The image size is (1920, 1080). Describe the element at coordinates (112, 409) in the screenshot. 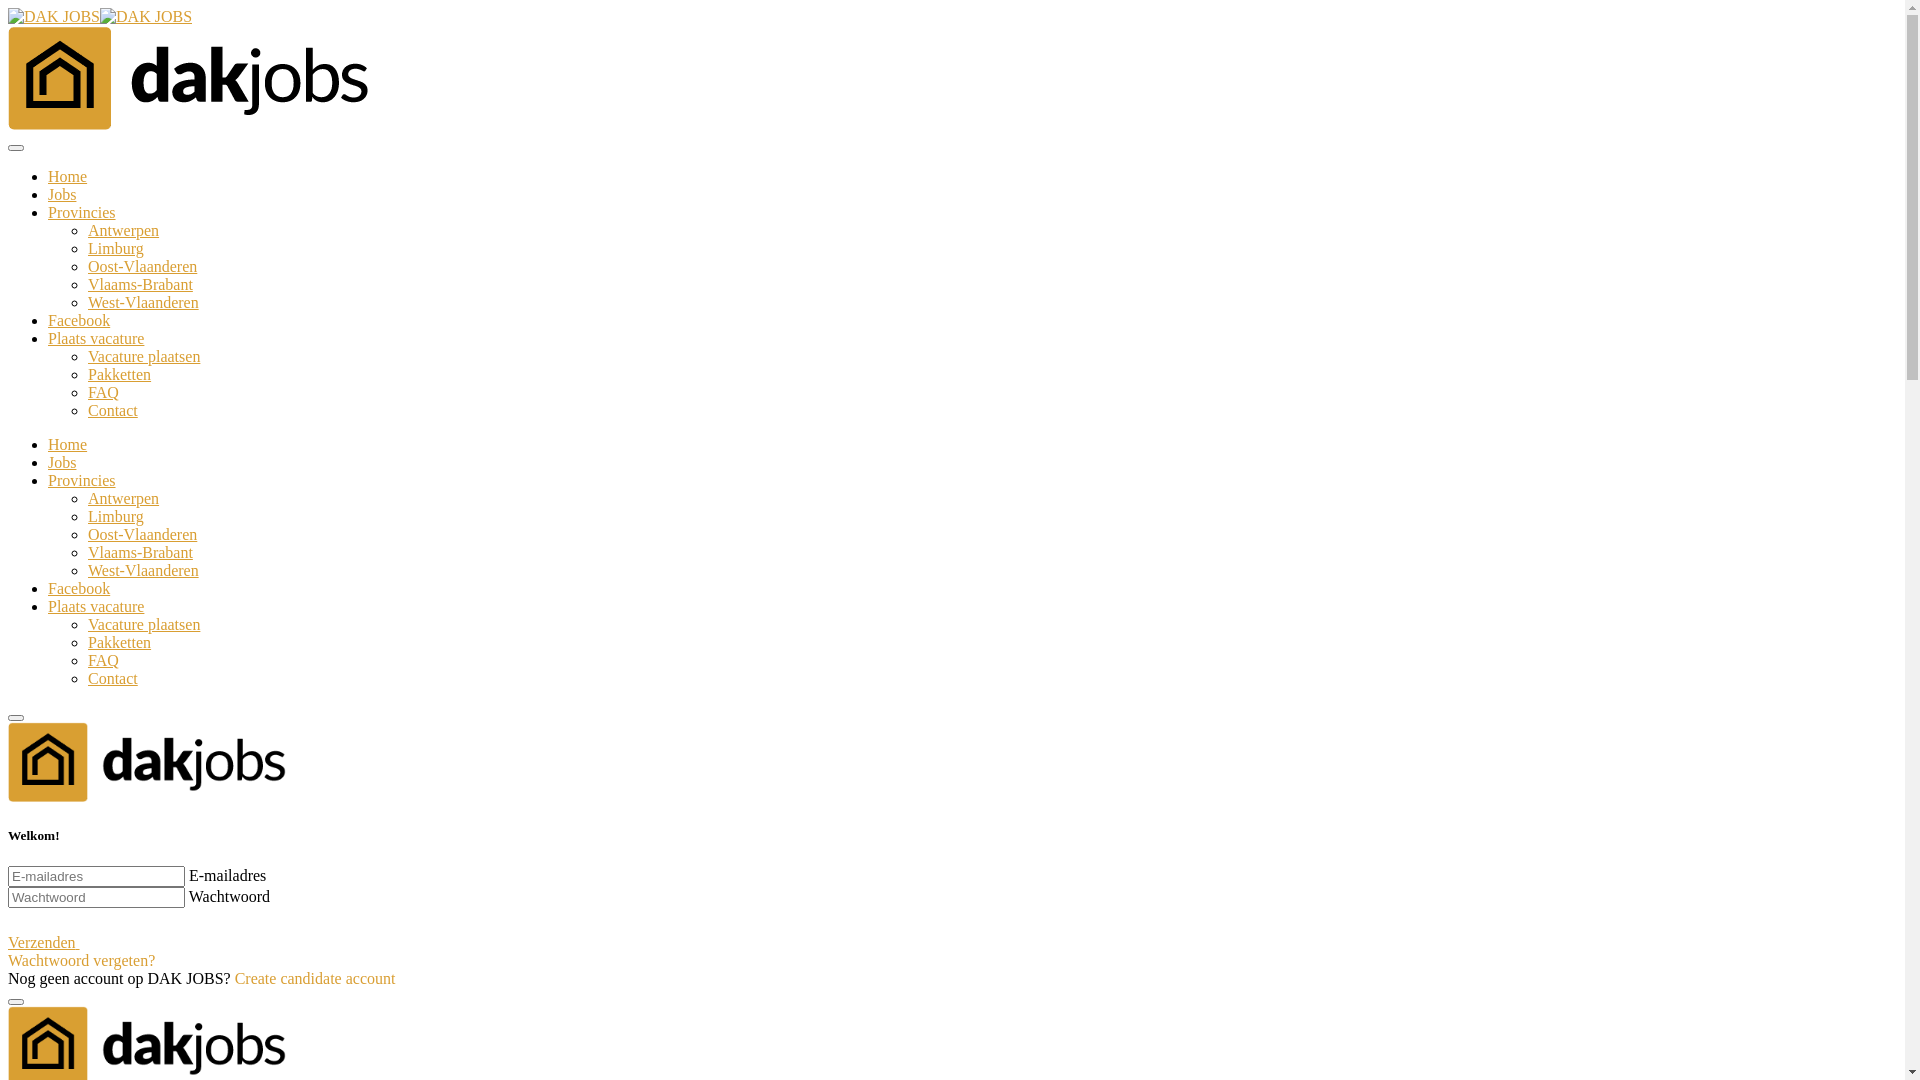

I see `'Contact'` at that location.